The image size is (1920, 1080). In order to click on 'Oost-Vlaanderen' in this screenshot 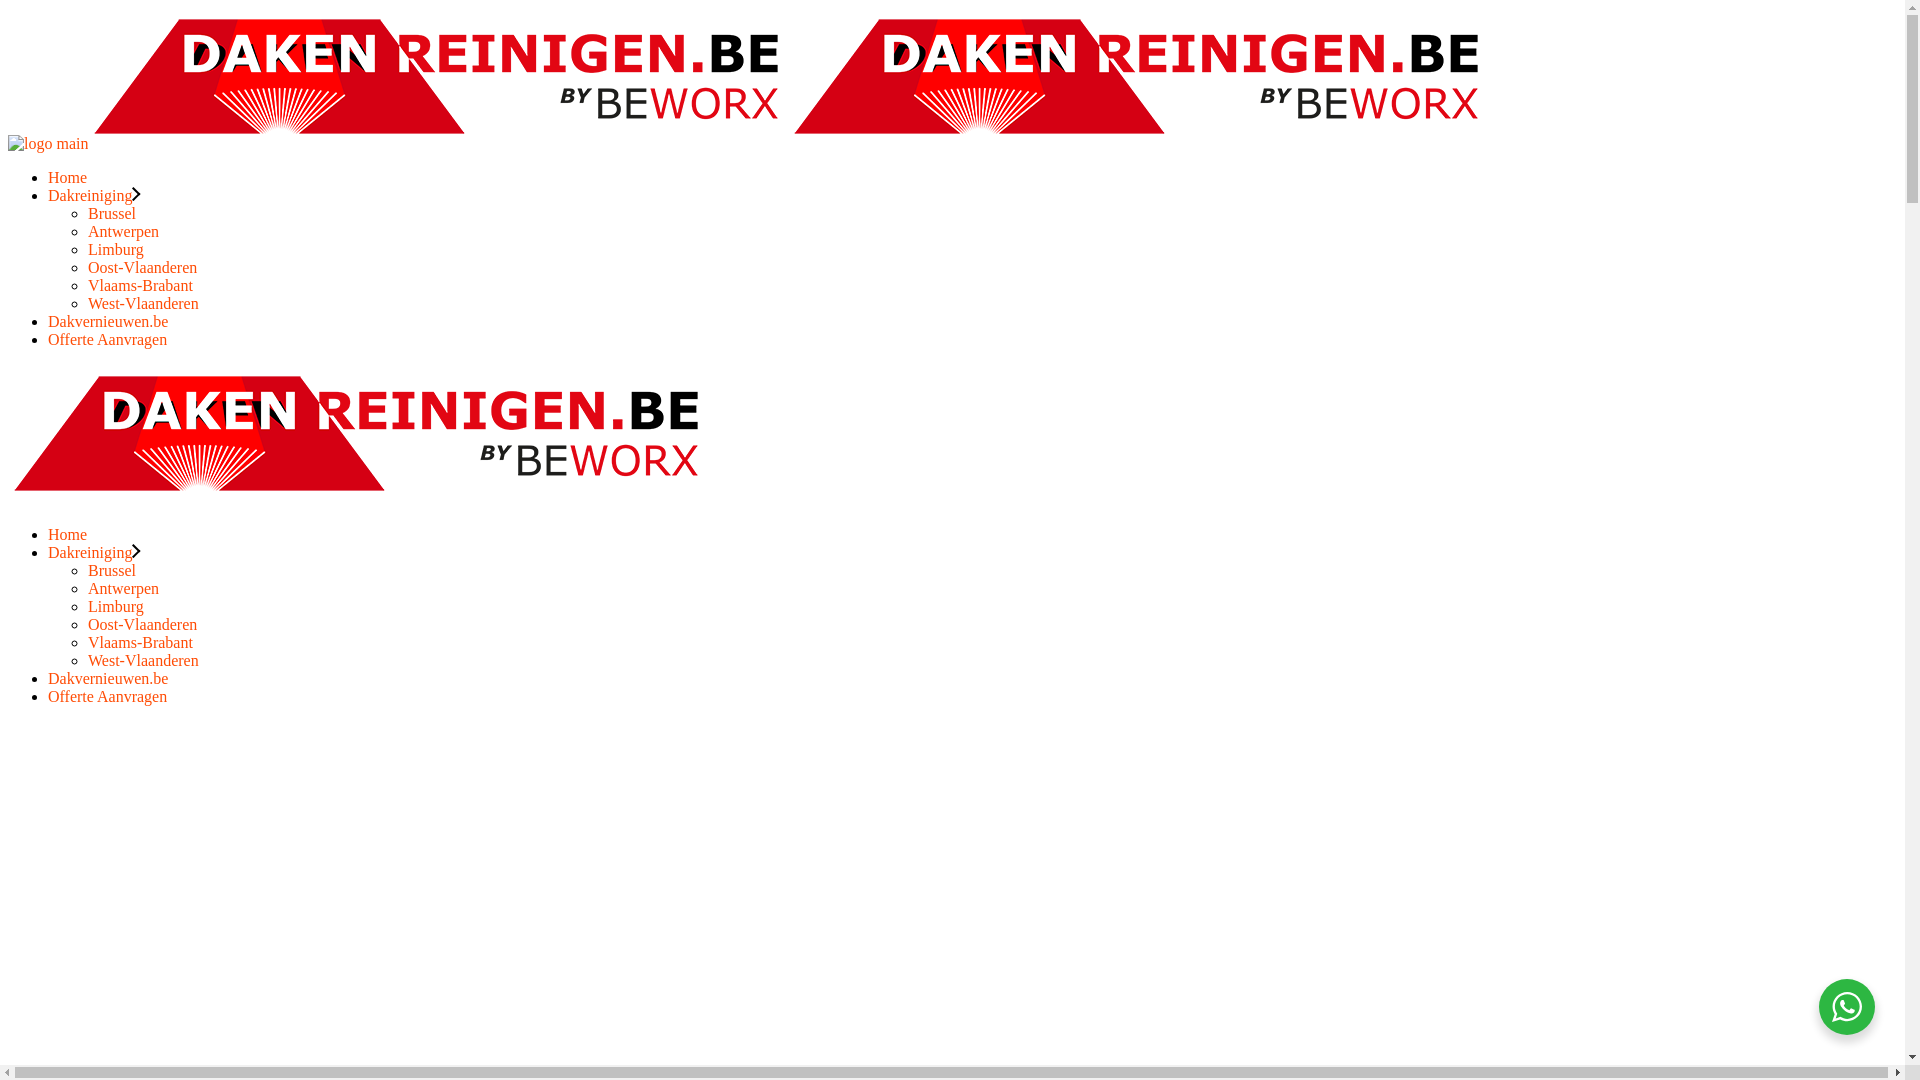, I will do `click(141, 623)`.